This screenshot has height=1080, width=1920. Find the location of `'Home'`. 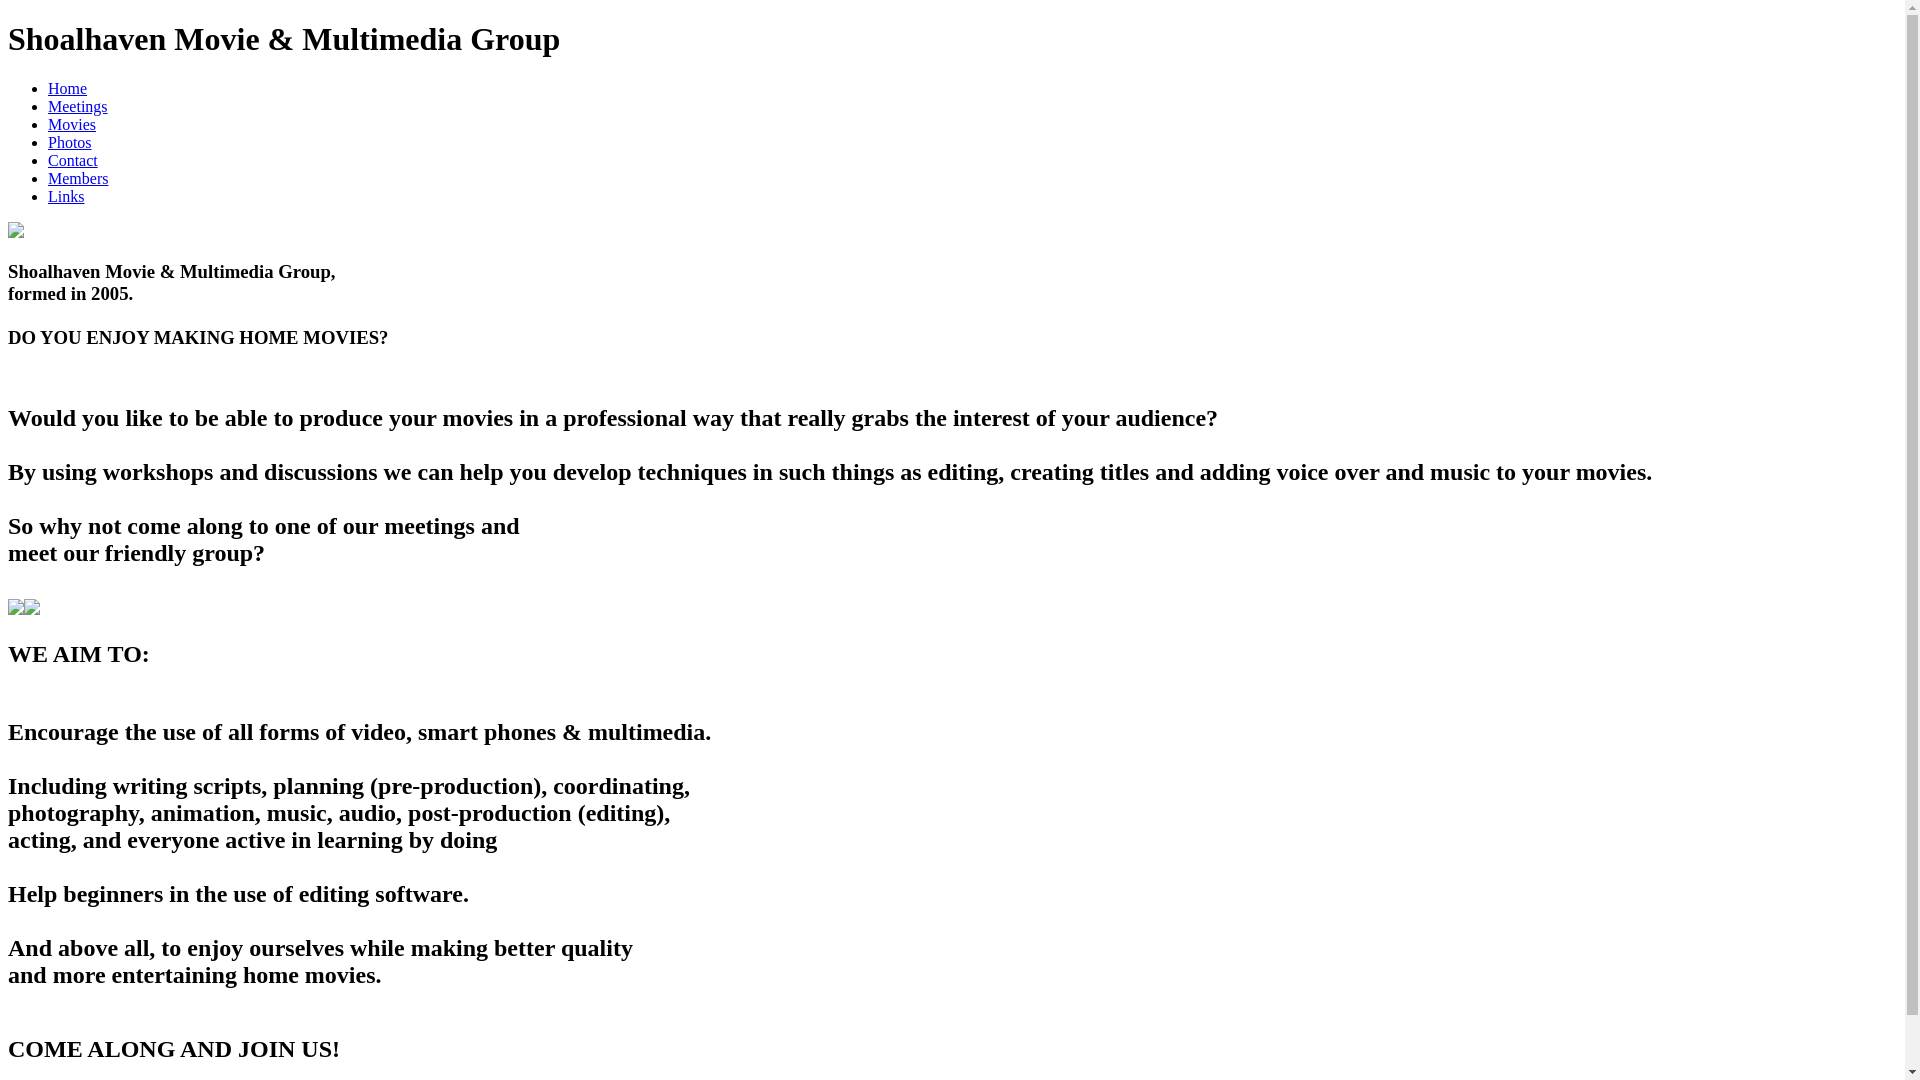

'Home' is located at coordinates (67, 87).